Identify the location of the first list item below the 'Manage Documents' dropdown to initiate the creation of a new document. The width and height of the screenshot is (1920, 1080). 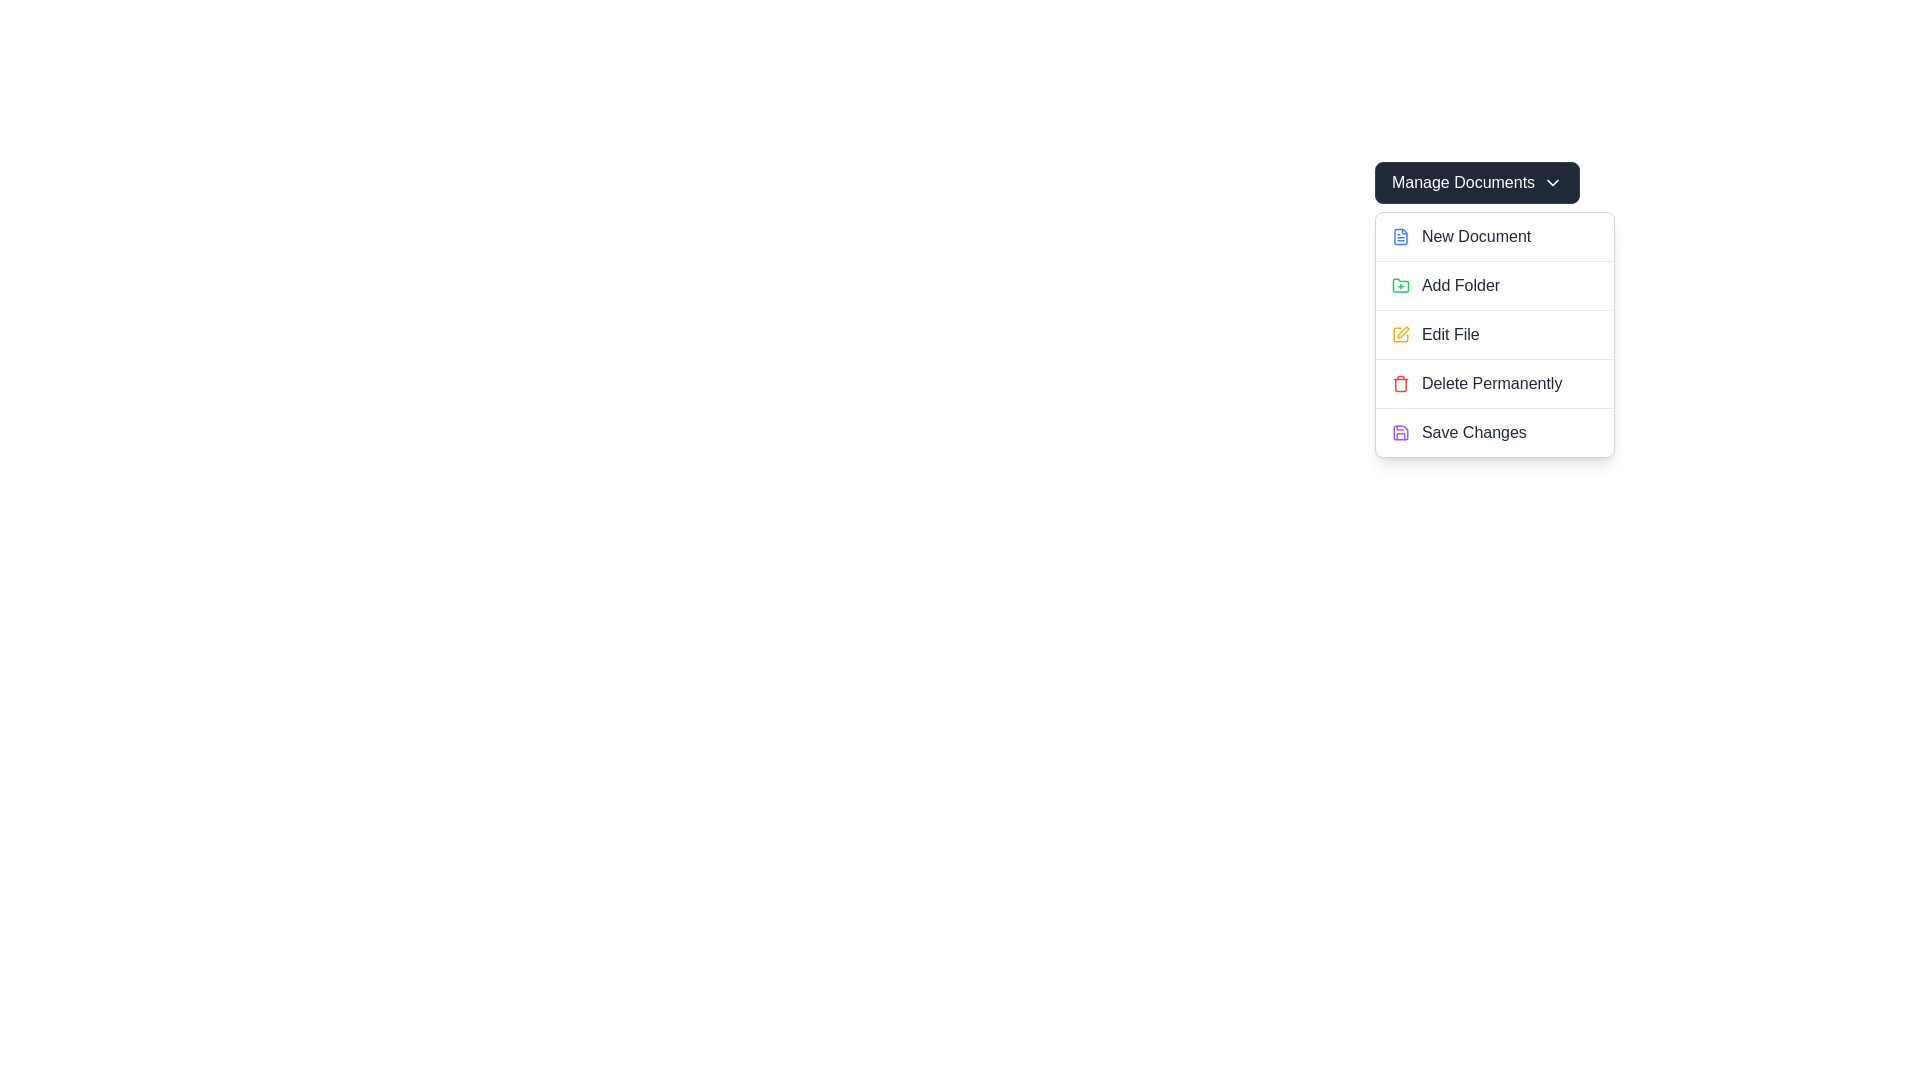
(1493, 235).